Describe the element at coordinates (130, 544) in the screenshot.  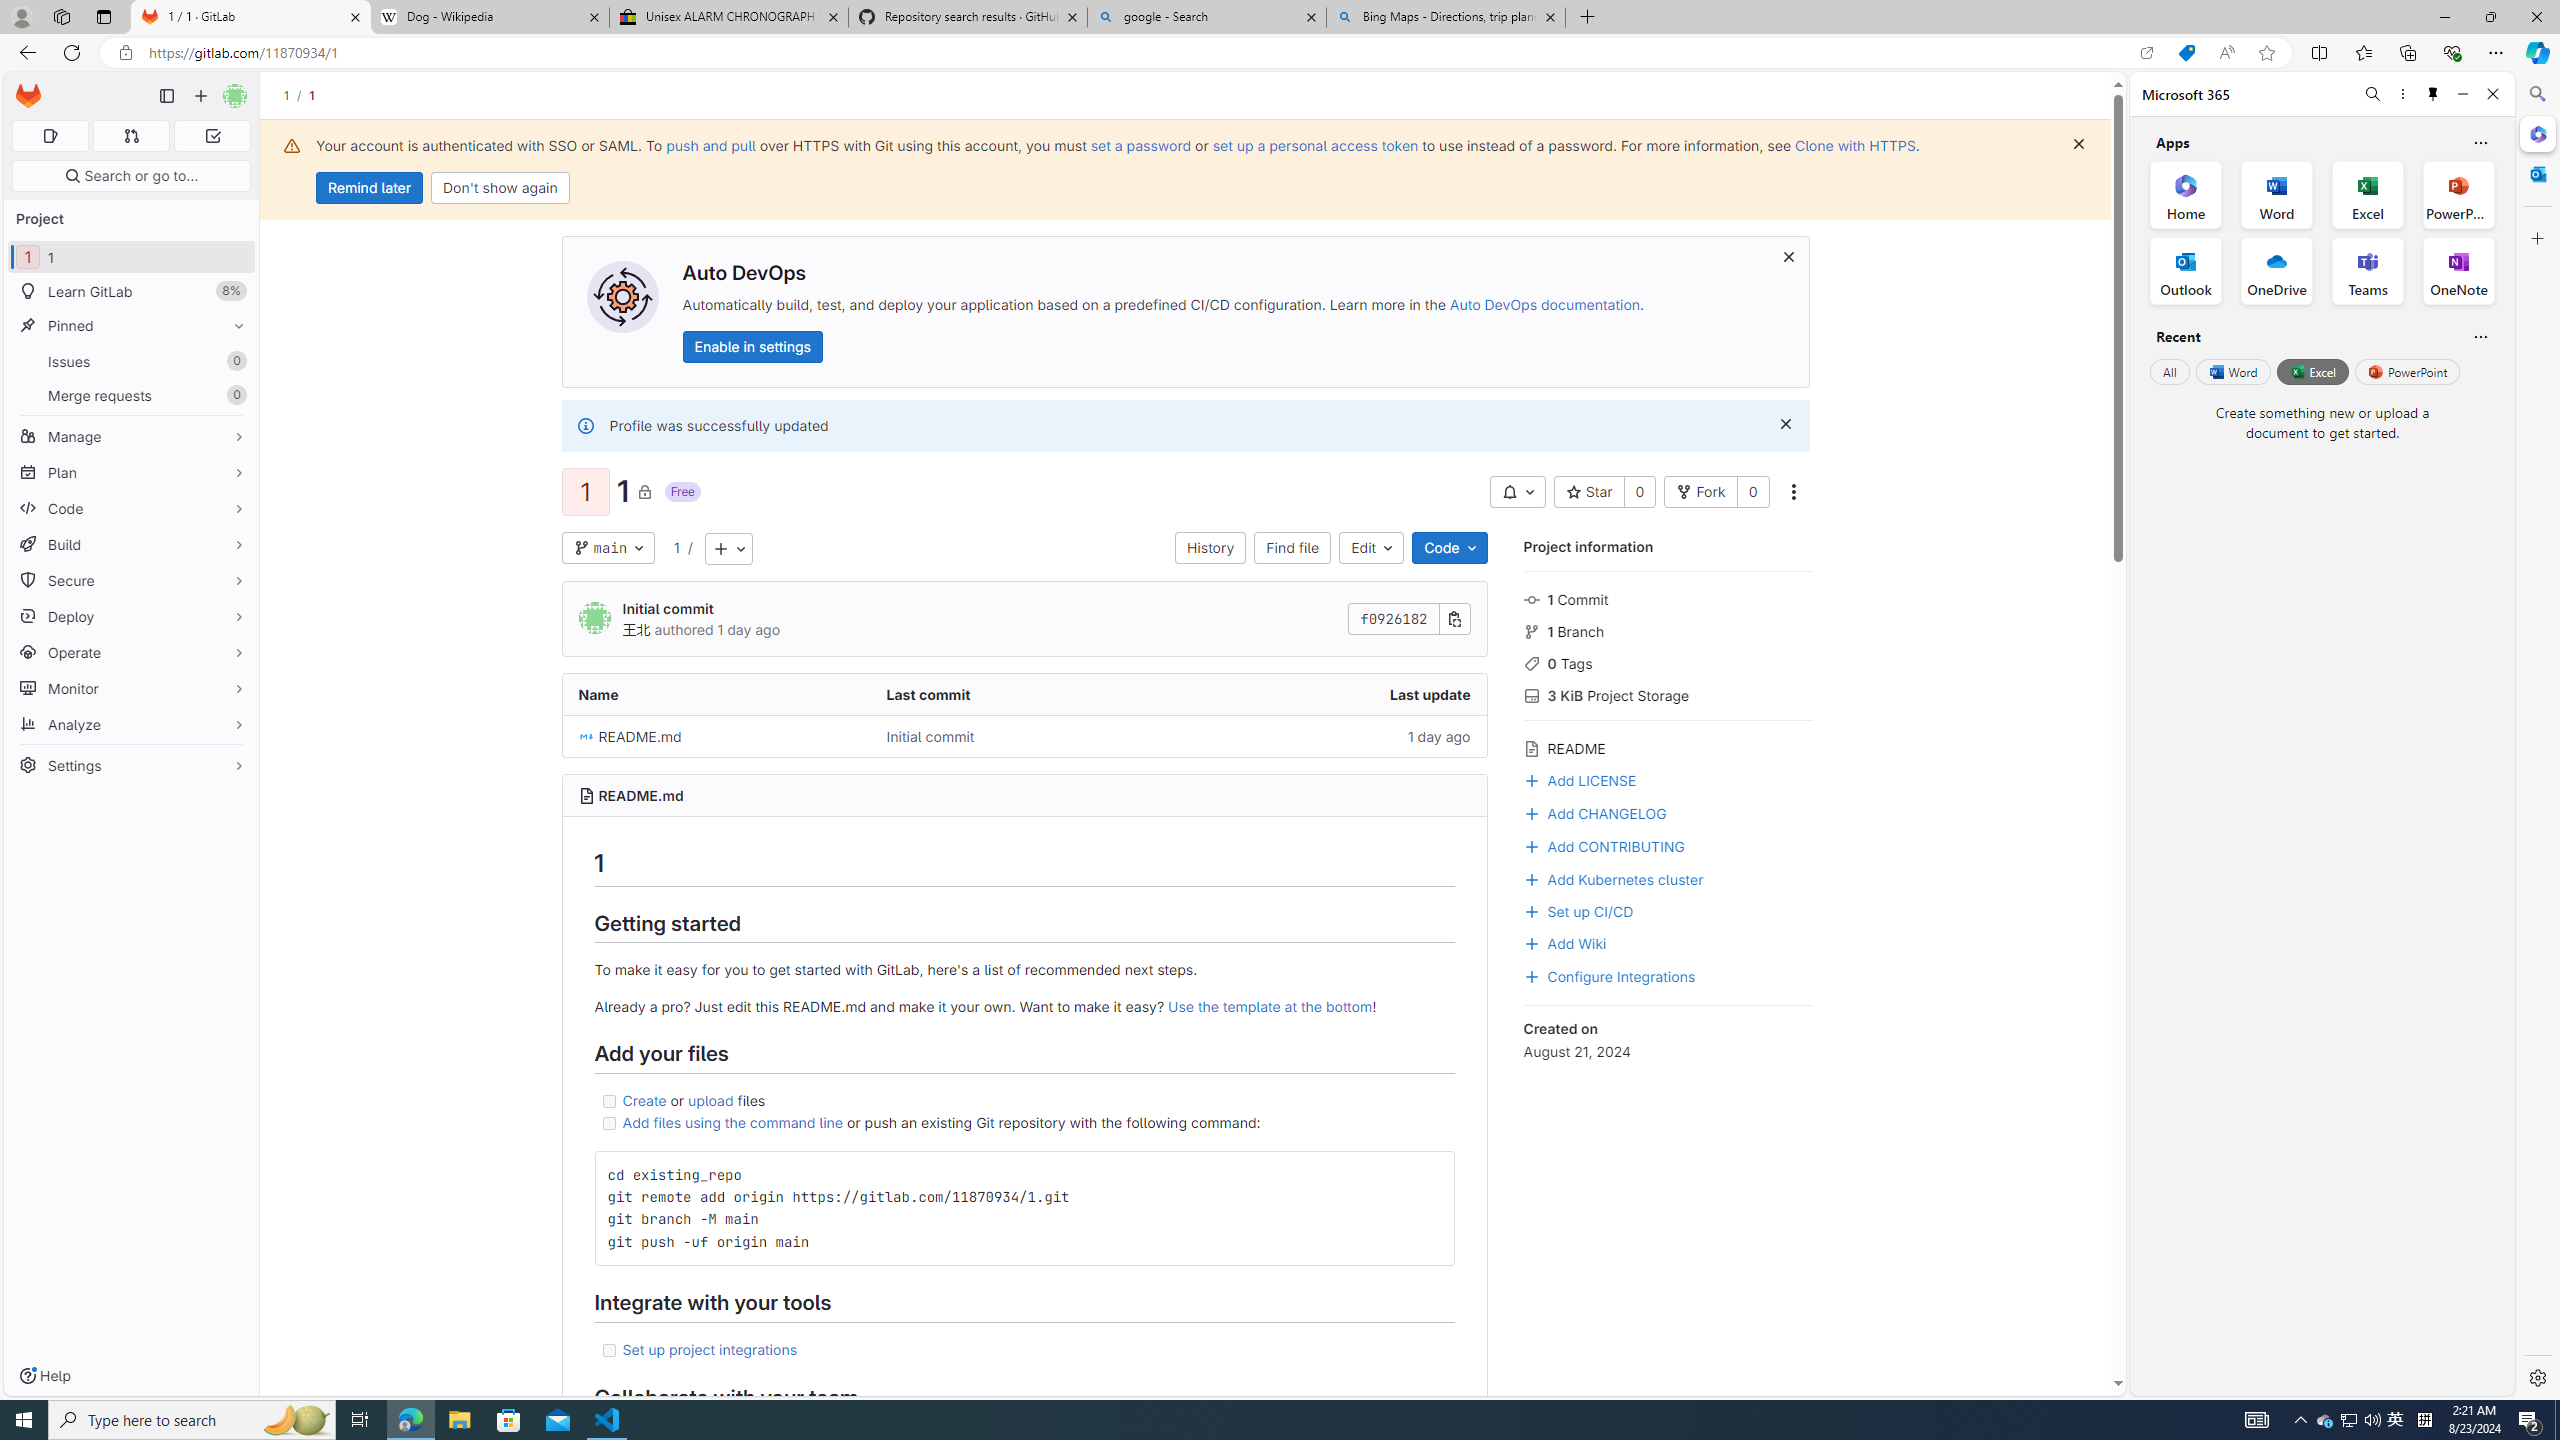
I see `'Build'` at that location.